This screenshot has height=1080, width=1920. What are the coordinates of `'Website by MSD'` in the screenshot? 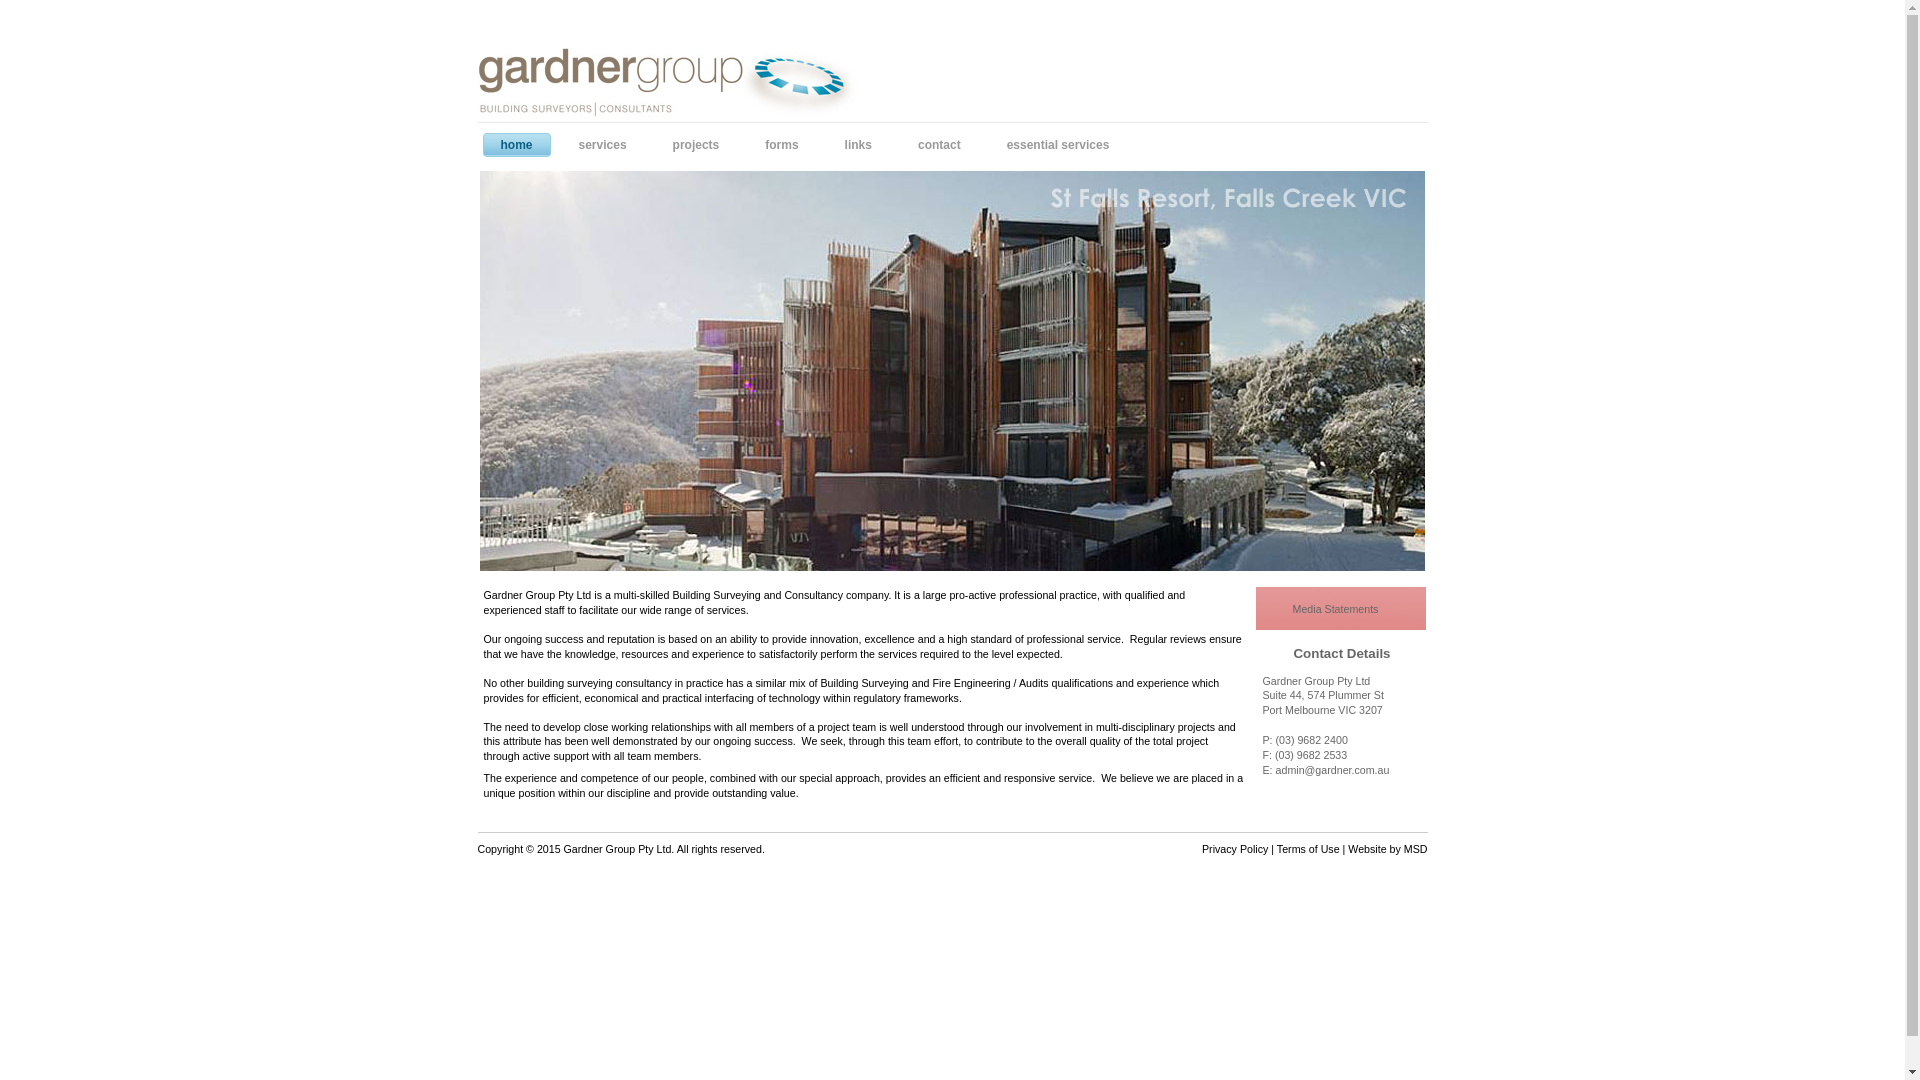 It's located at (1386, 848).